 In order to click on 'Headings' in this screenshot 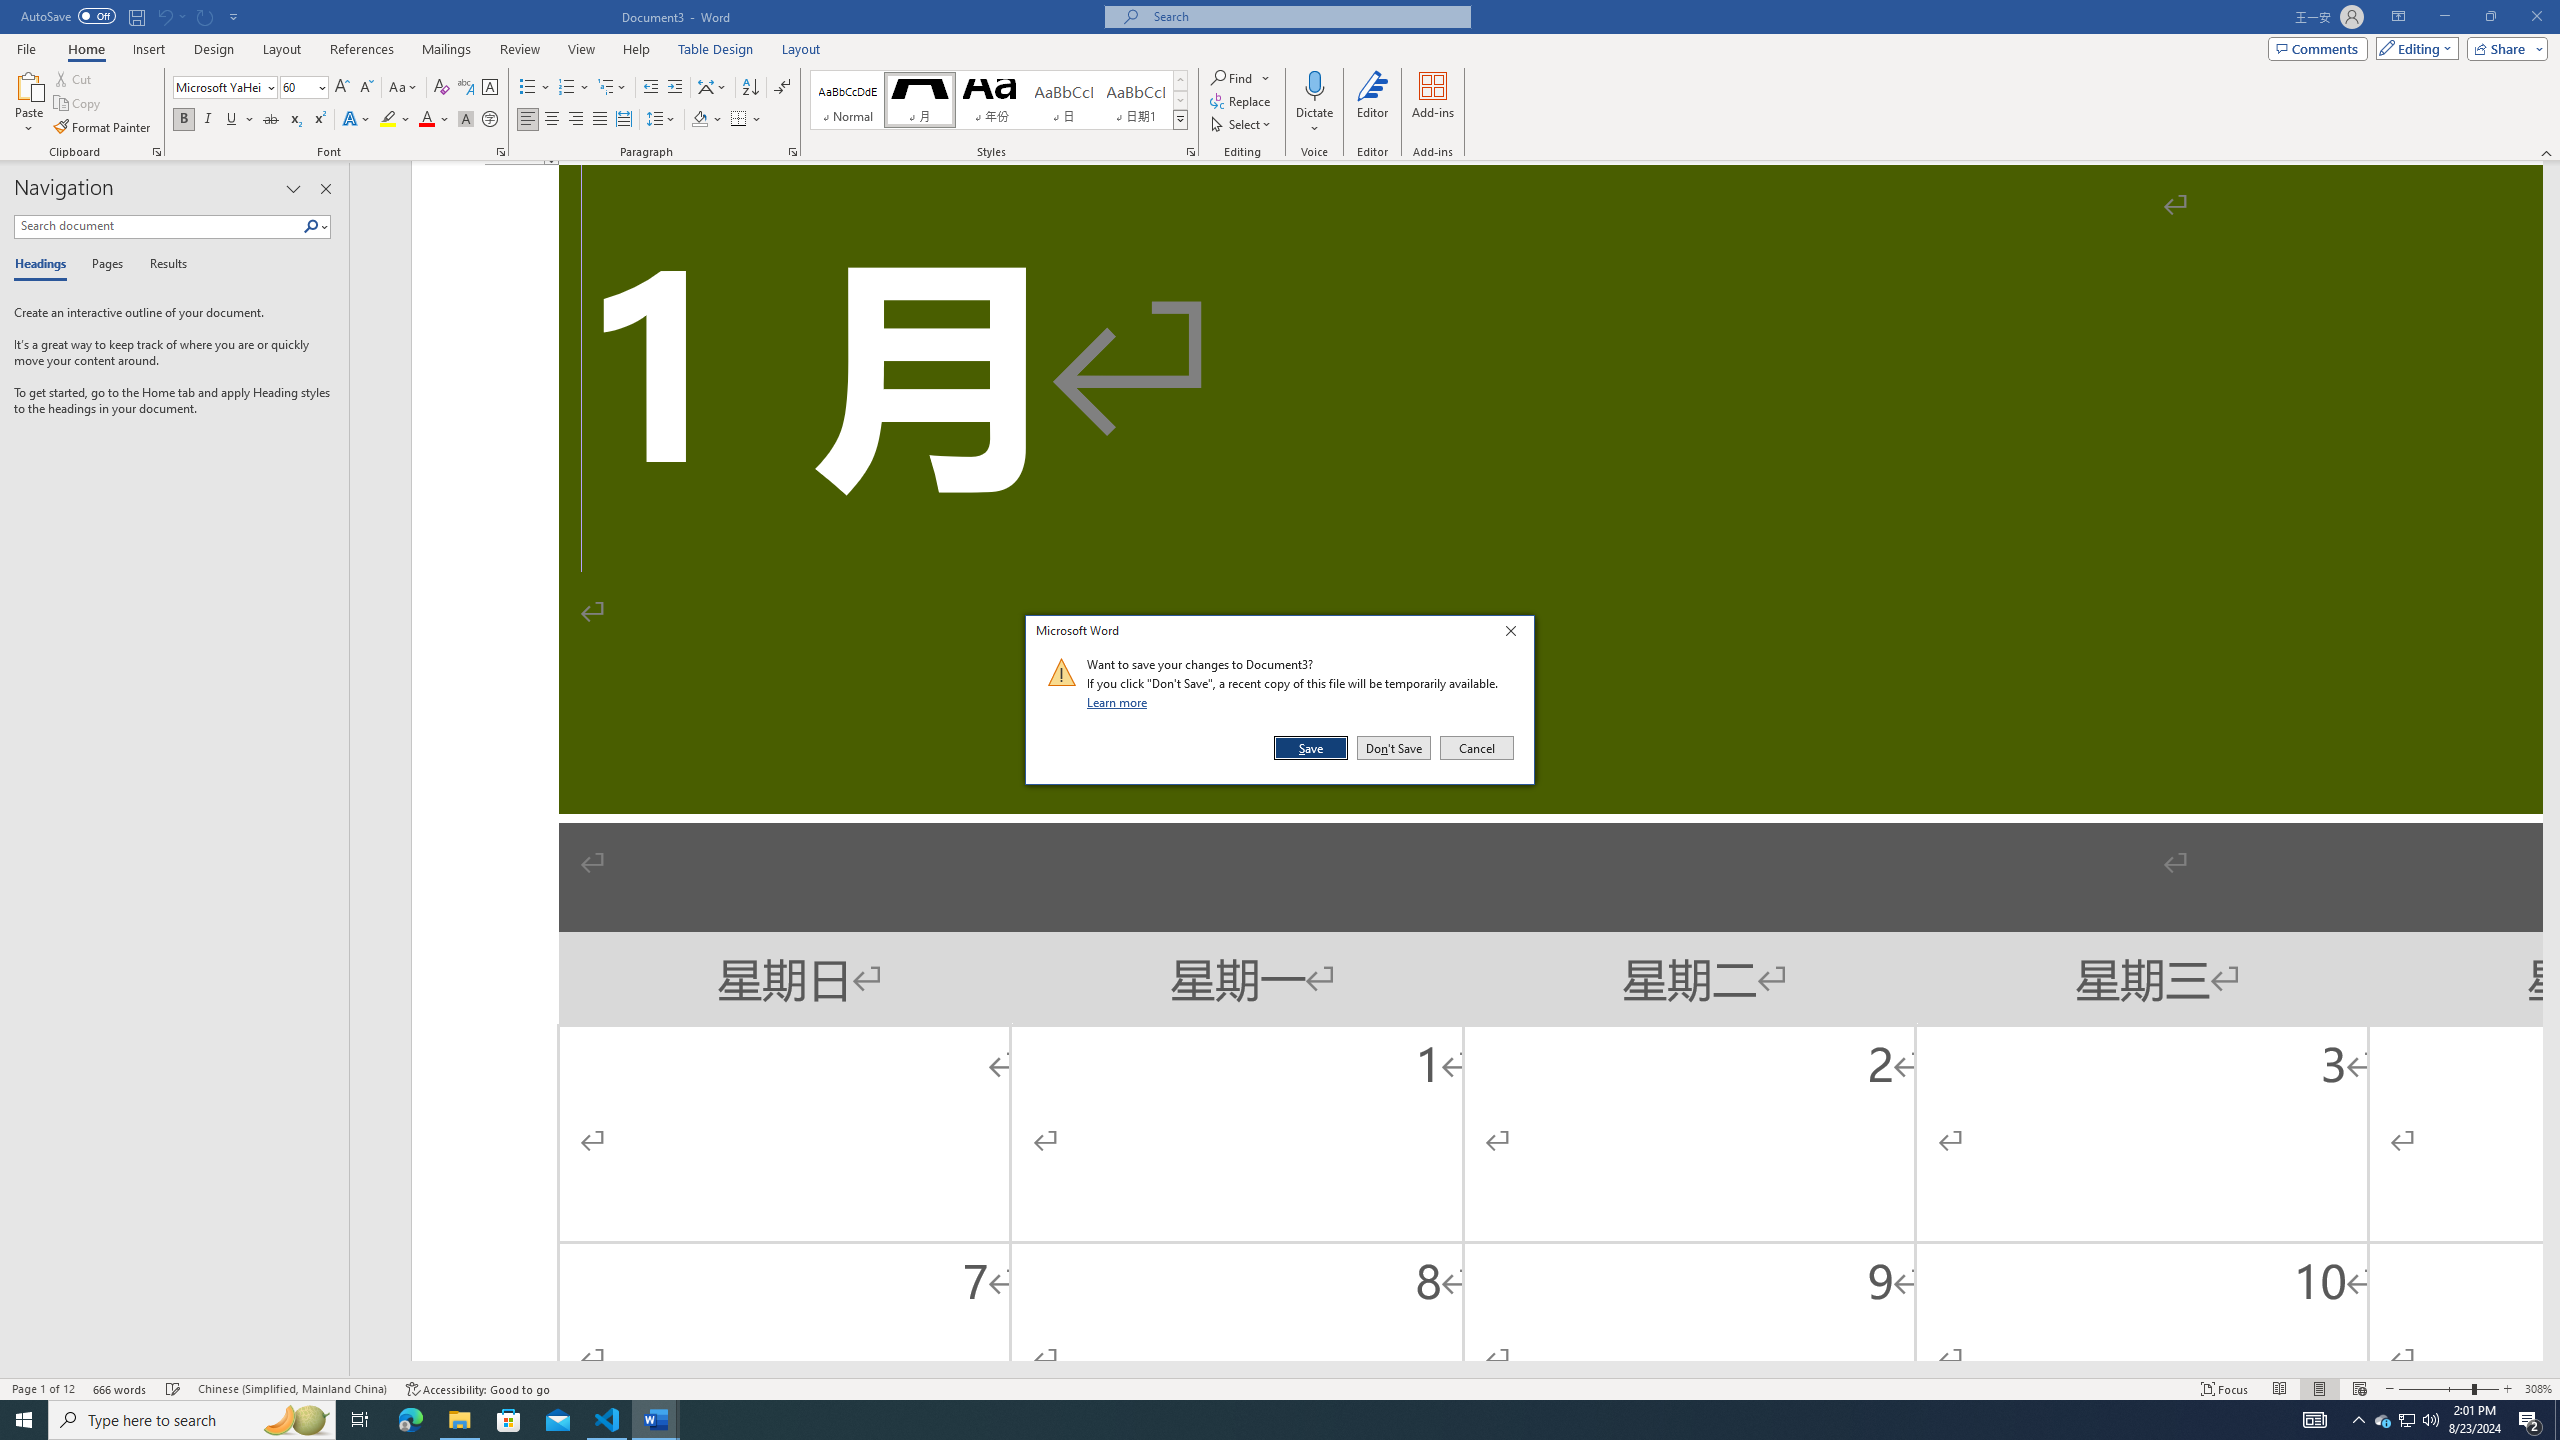, I will do `click(44, 264)`.